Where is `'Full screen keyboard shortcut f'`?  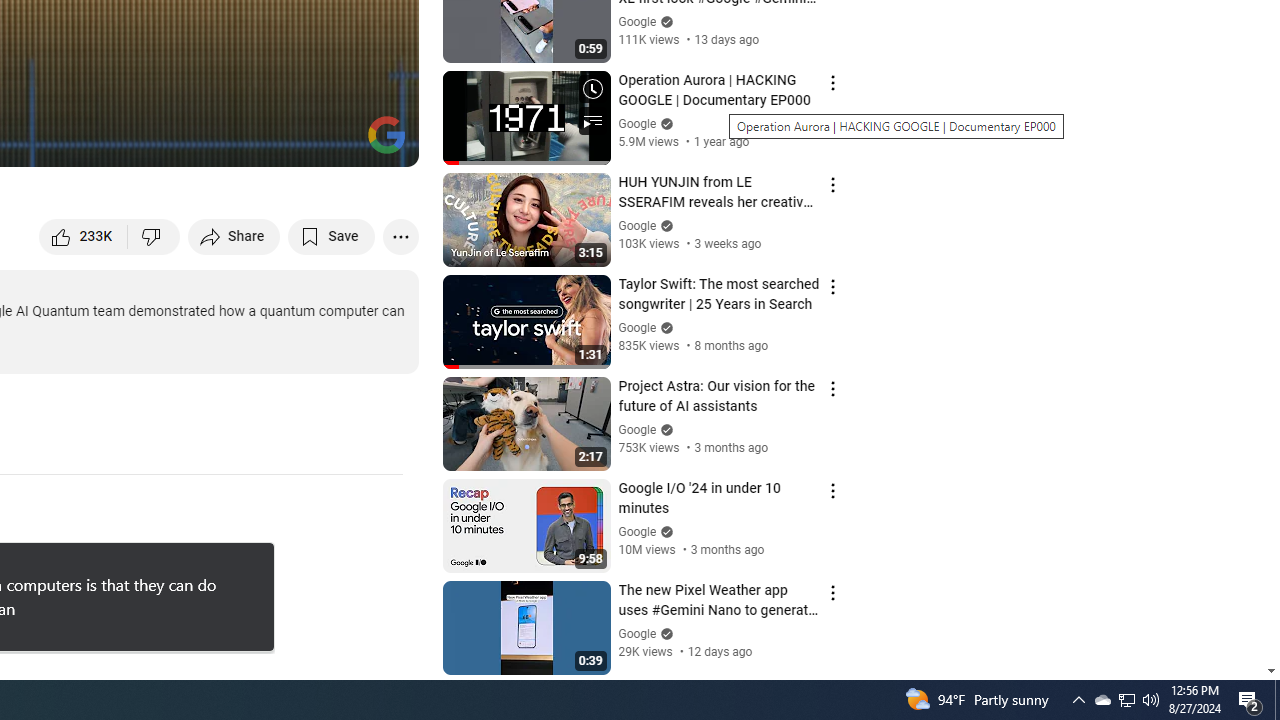 'Full screen keyboard shortcut f' is located at coordinates (382, 141).